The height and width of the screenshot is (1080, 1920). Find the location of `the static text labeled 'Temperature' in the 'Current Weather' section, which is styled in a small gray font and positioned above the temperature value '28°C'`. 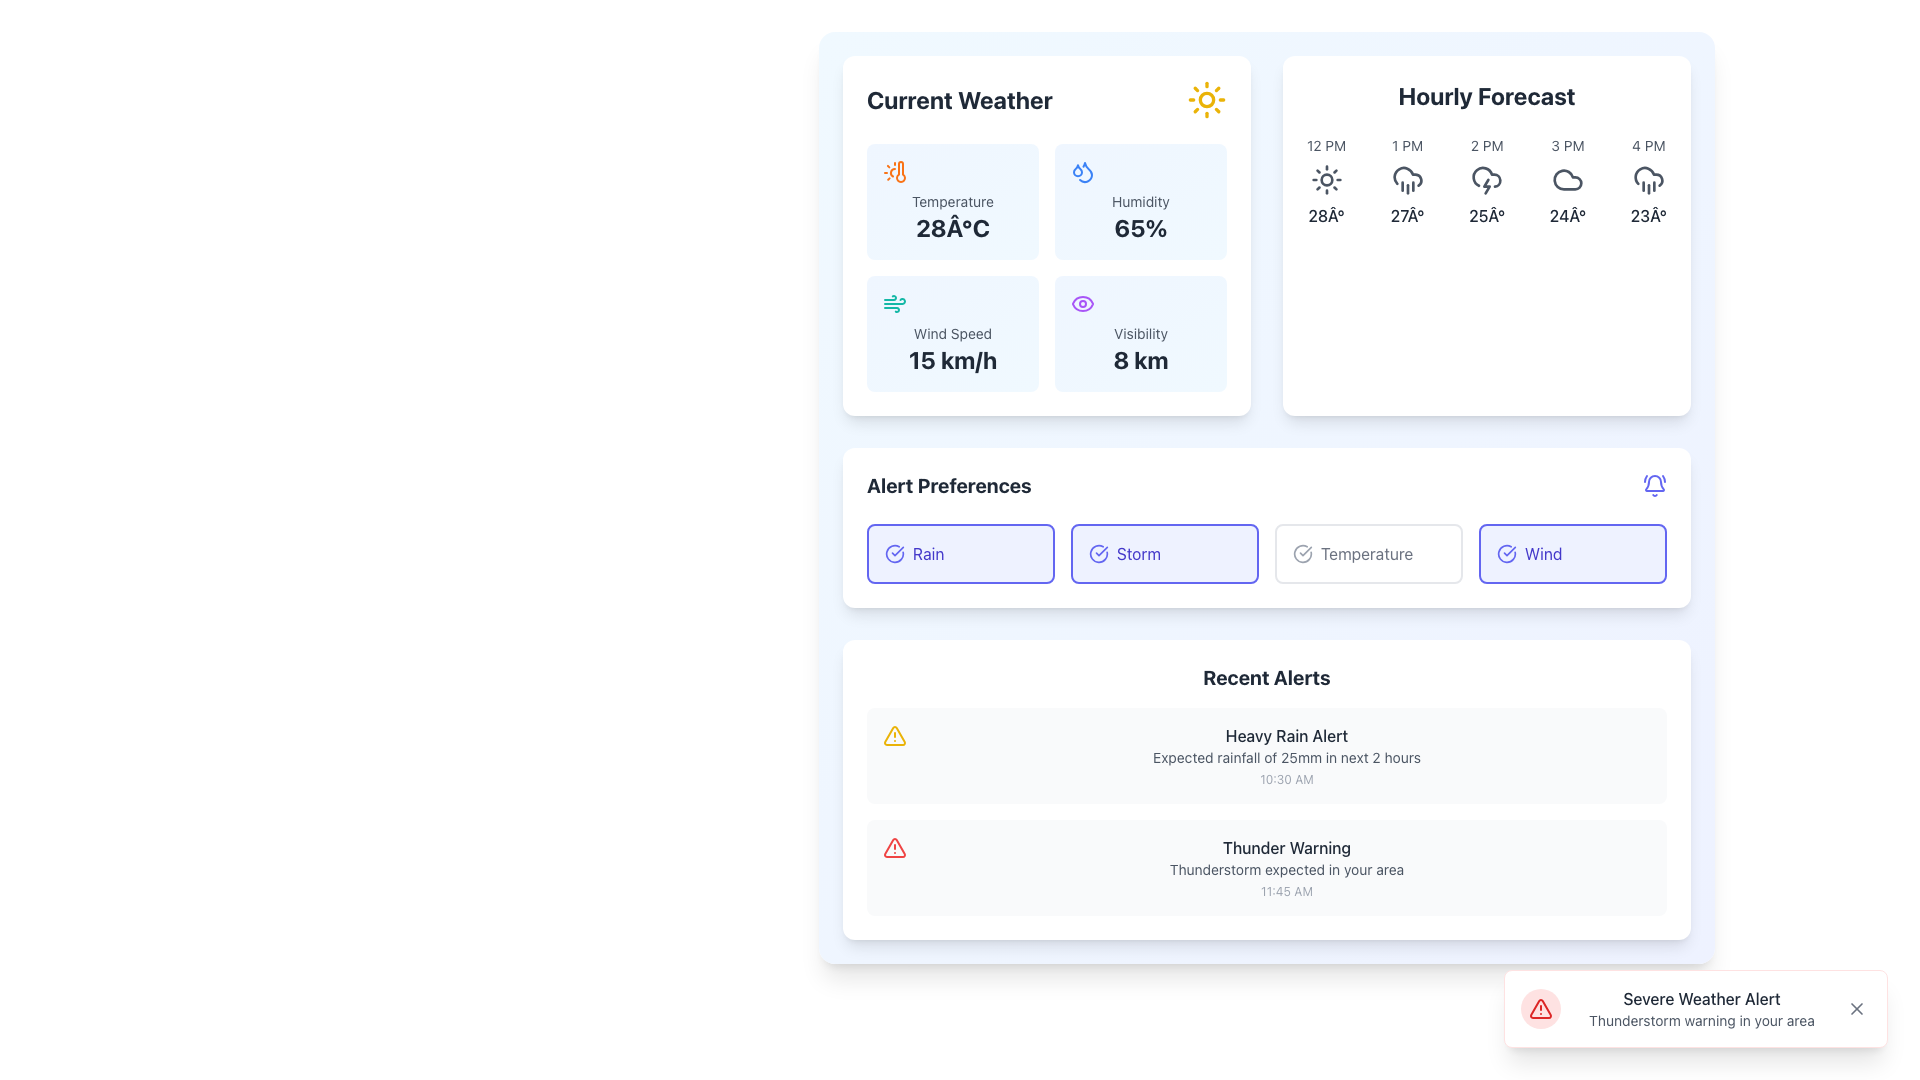

the static text labeled 'Temperature' in the 'Current Weather' section, which is styled in a small gray font and positioned above the temperature value '28°C' is located at coordinates (952, 201).